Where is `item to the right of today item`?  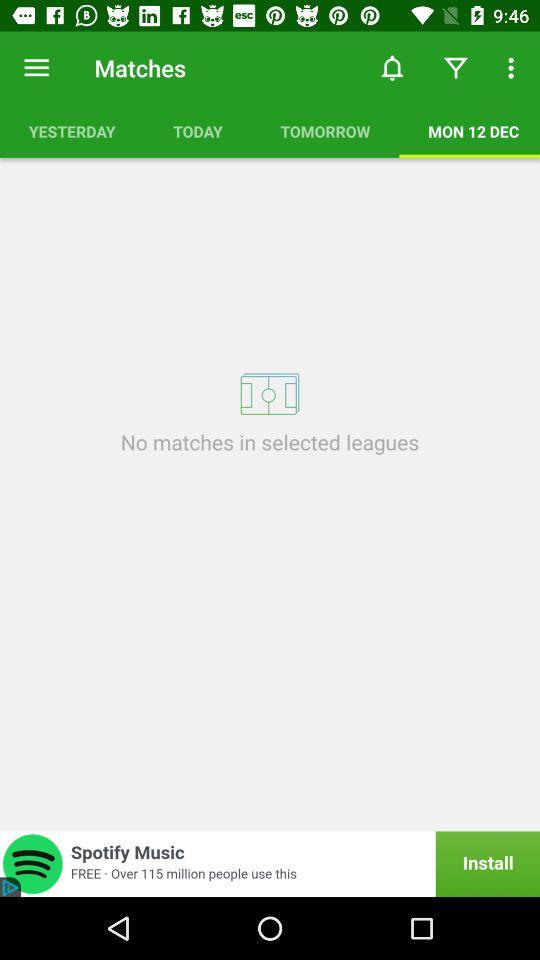
item to the right of today item is located at coordinates (325, 130).